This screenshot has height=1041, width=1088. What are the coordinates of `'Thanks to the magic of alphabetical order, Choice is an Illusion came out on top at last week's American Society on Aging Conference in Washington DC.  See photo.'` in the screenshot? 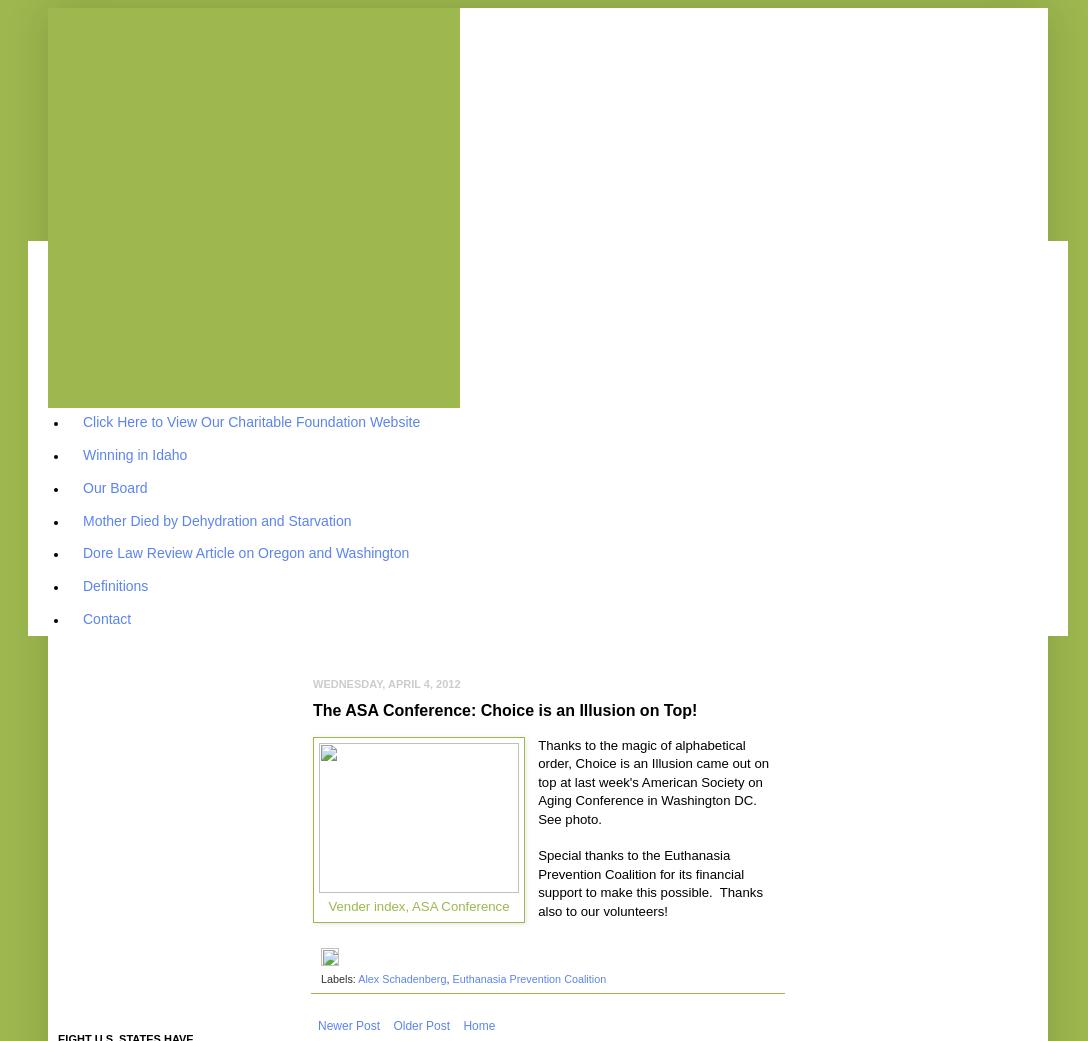 It's located at (653, 781).